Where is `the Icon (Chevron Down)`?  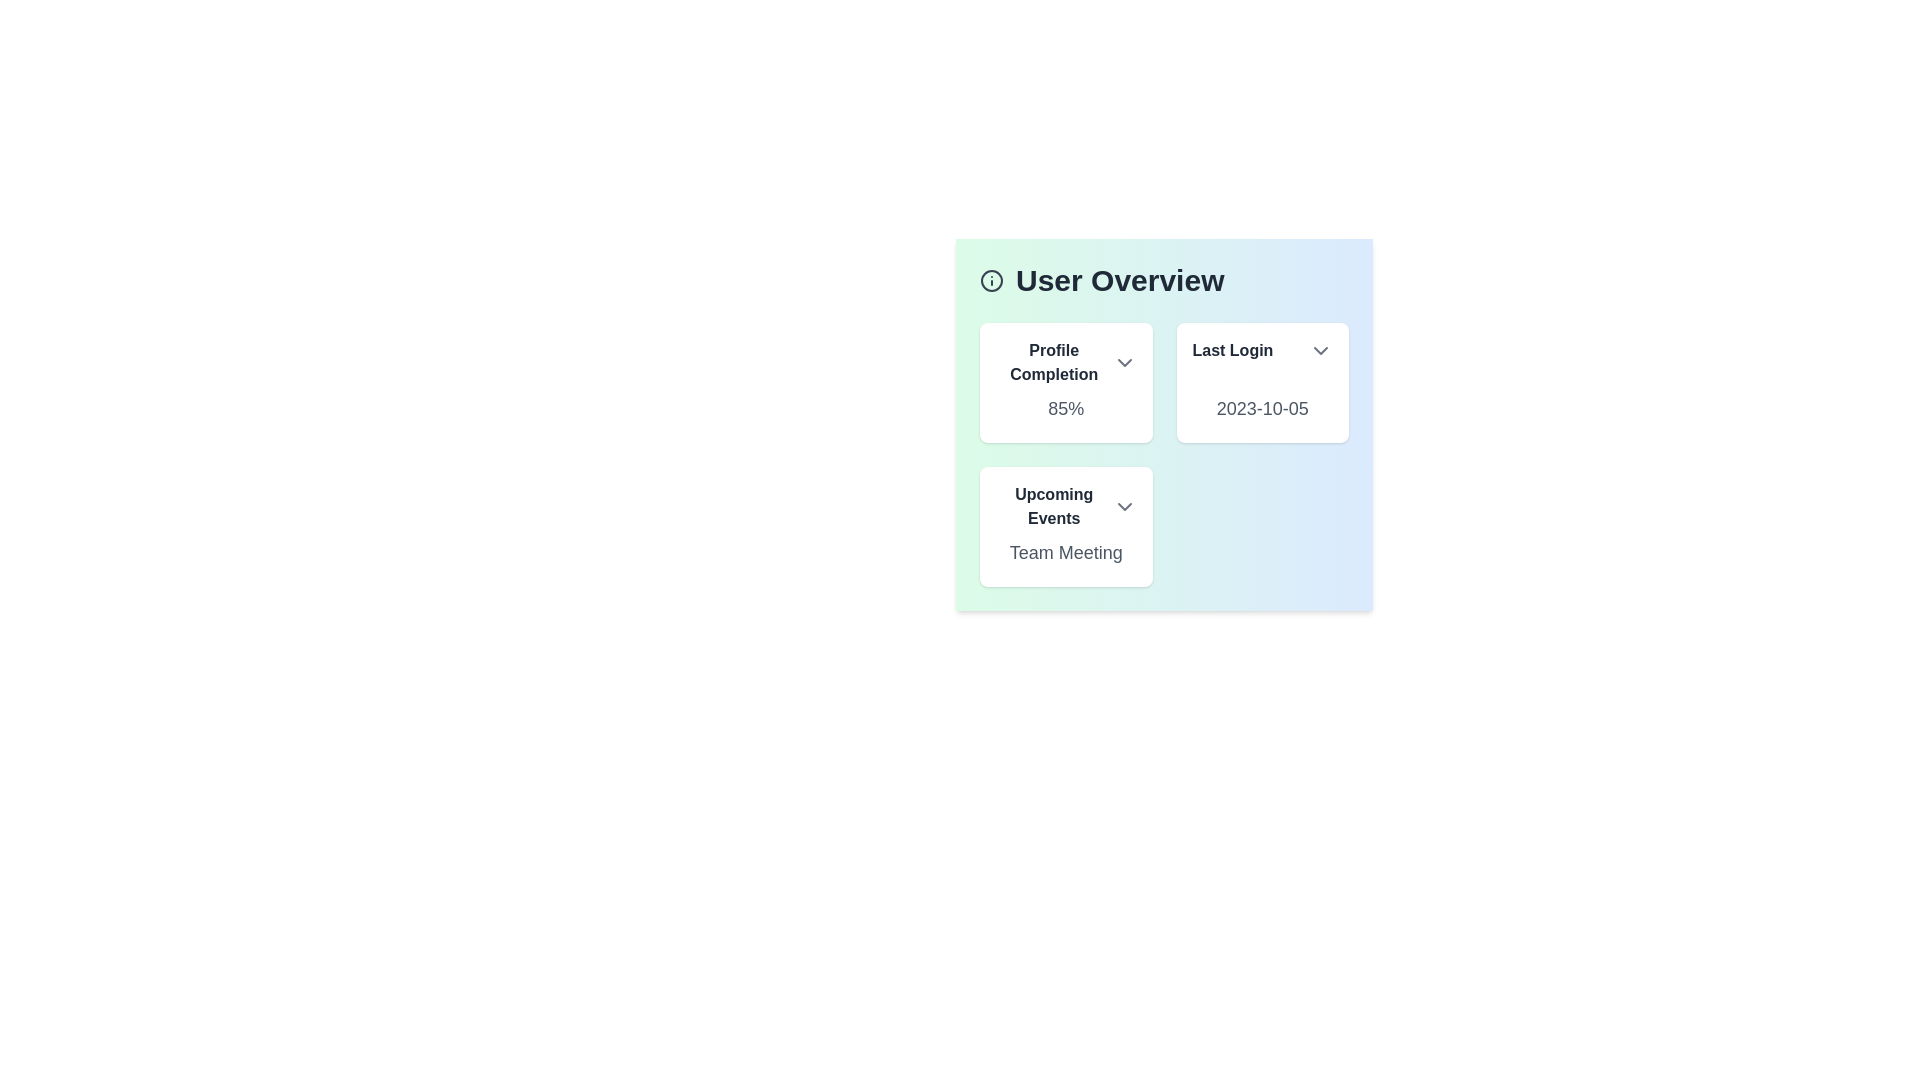 the Icon (Chevron Down) is located at coordinates (1320, 350).